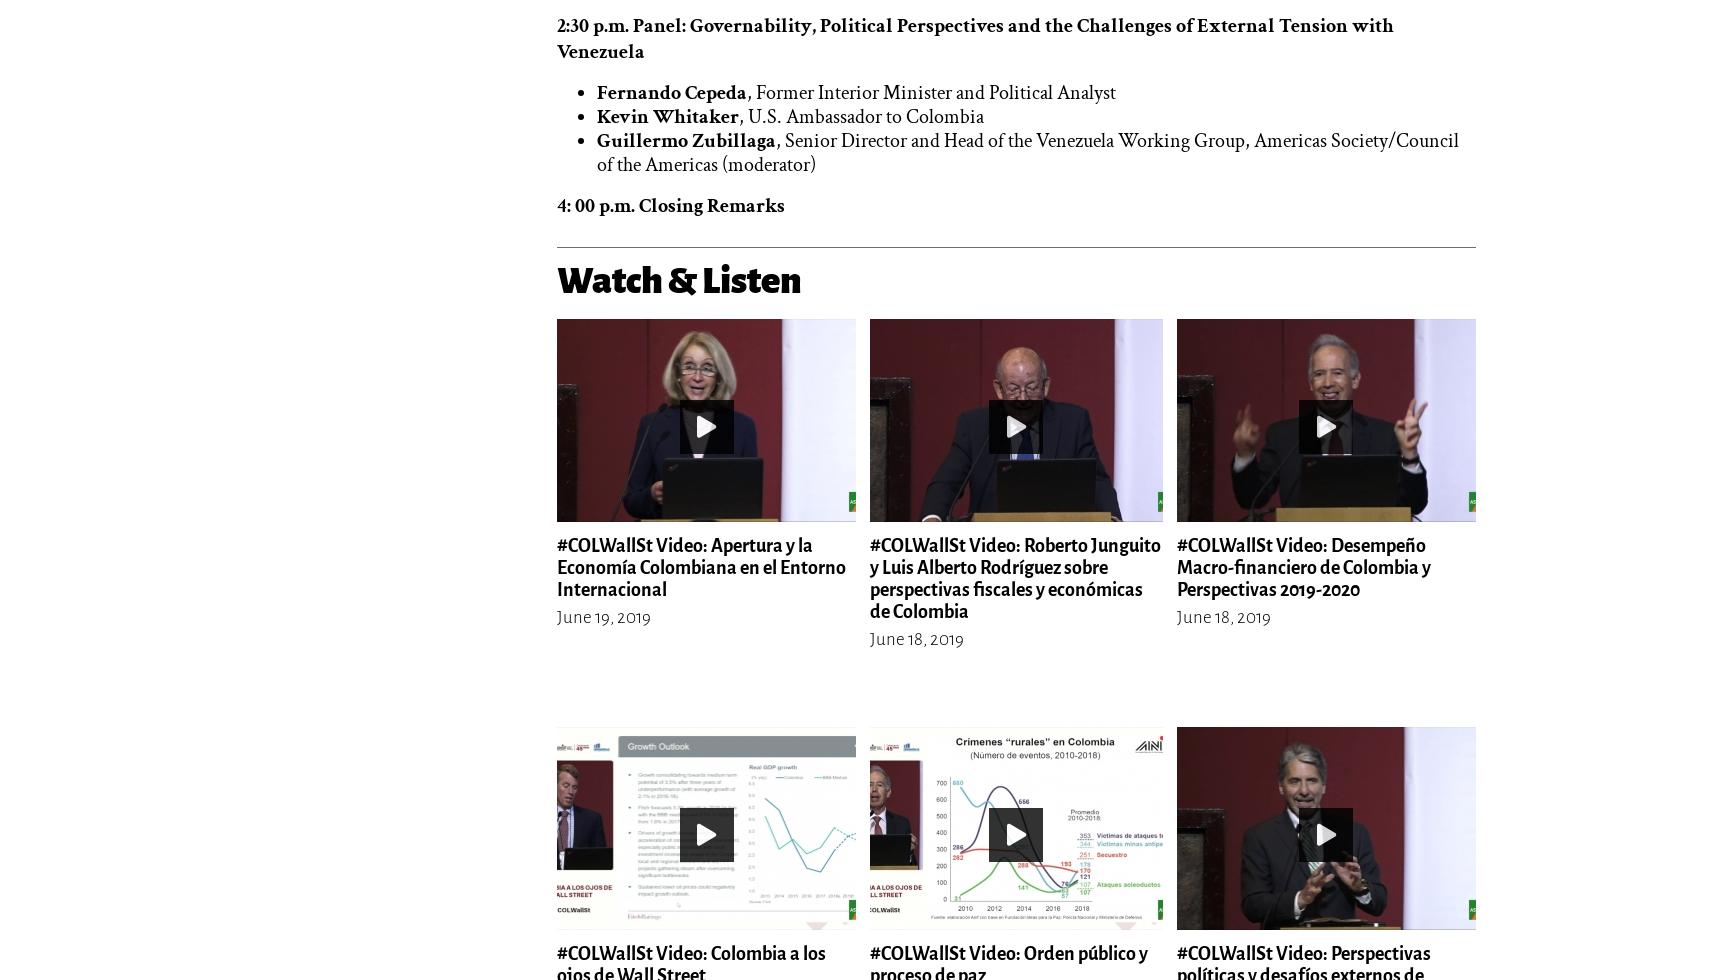  Describe the element at coordinates (975, 38) in the screenshot. I see `'Governability, Political Perspectives and the Challenges of External Tension with Venezuela'` at that location.